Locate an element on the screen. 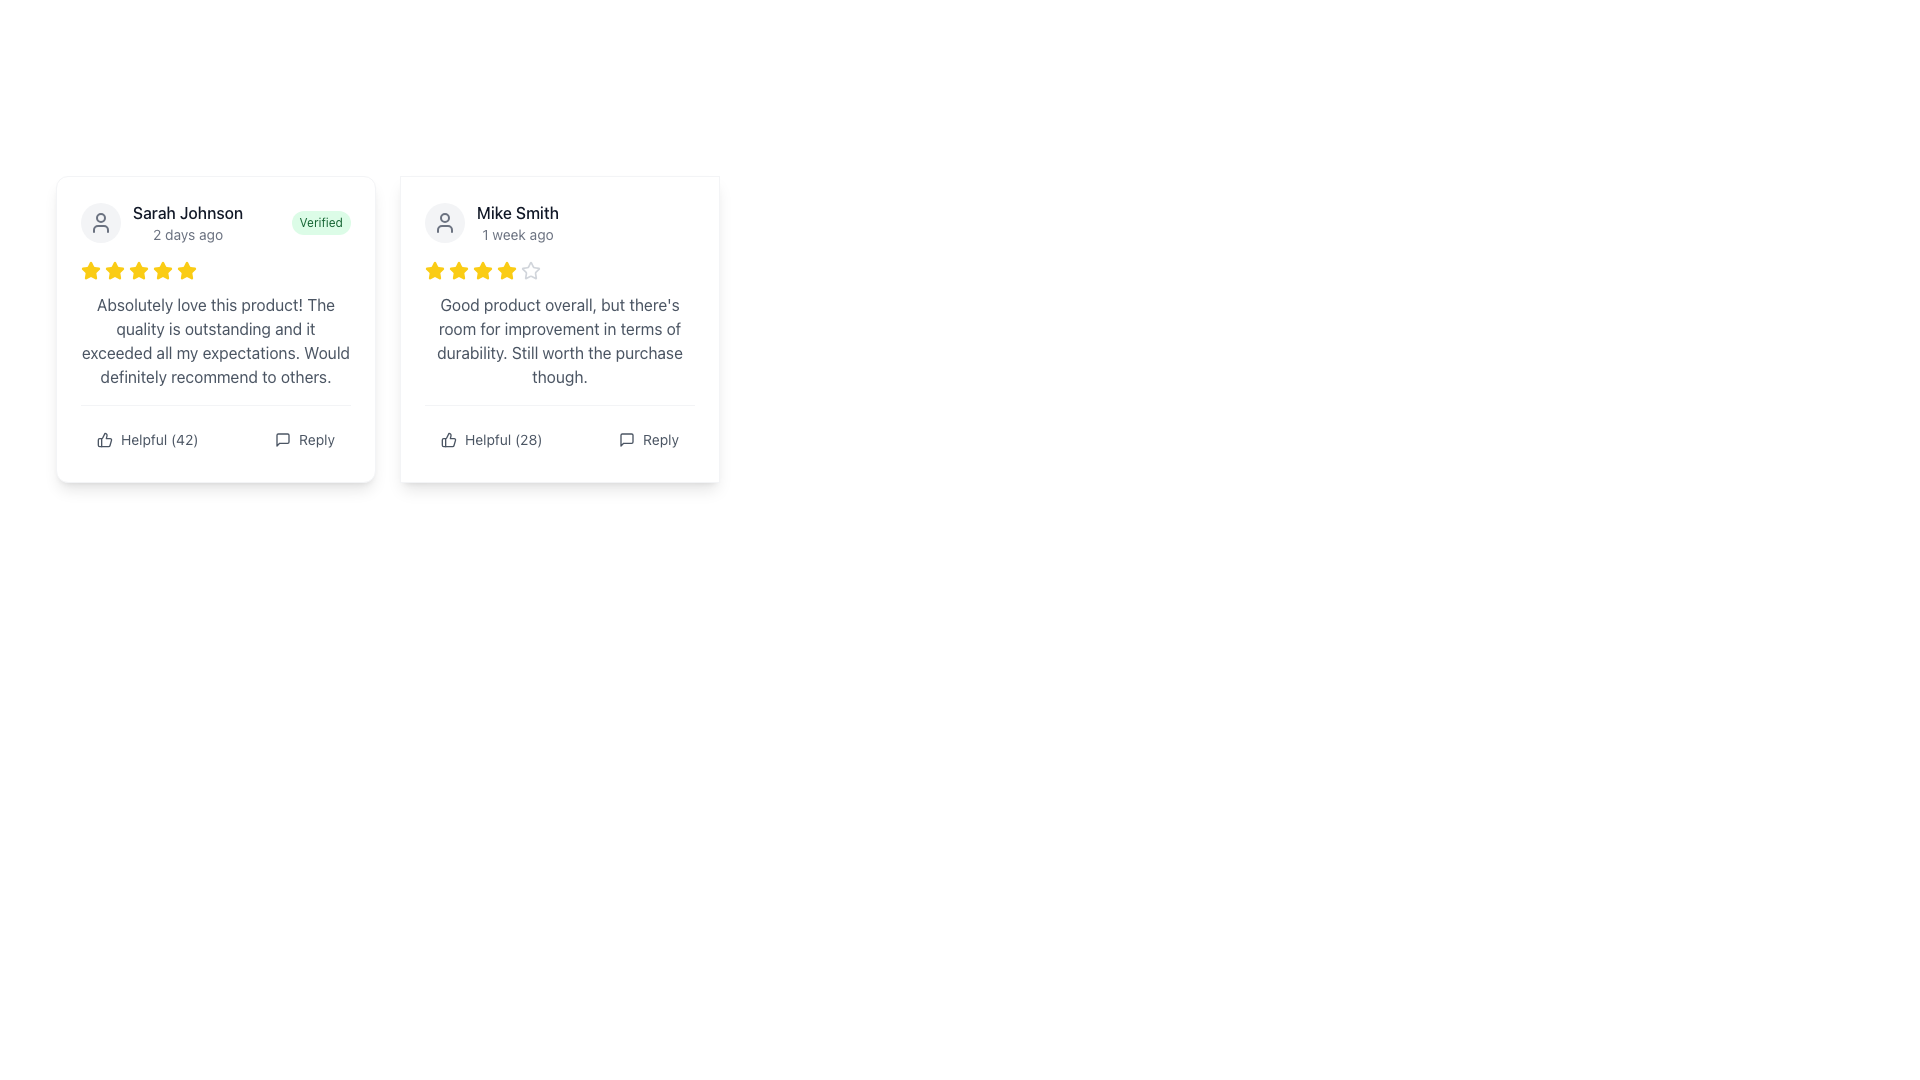 This screenshot has width=1920, height=1080. the Profile avatar, a circular icon with a light gray background and a gray outline of a person, located to the left of the review text 'Mike Smith 1 week ago' is located at coordinates (444, 223).